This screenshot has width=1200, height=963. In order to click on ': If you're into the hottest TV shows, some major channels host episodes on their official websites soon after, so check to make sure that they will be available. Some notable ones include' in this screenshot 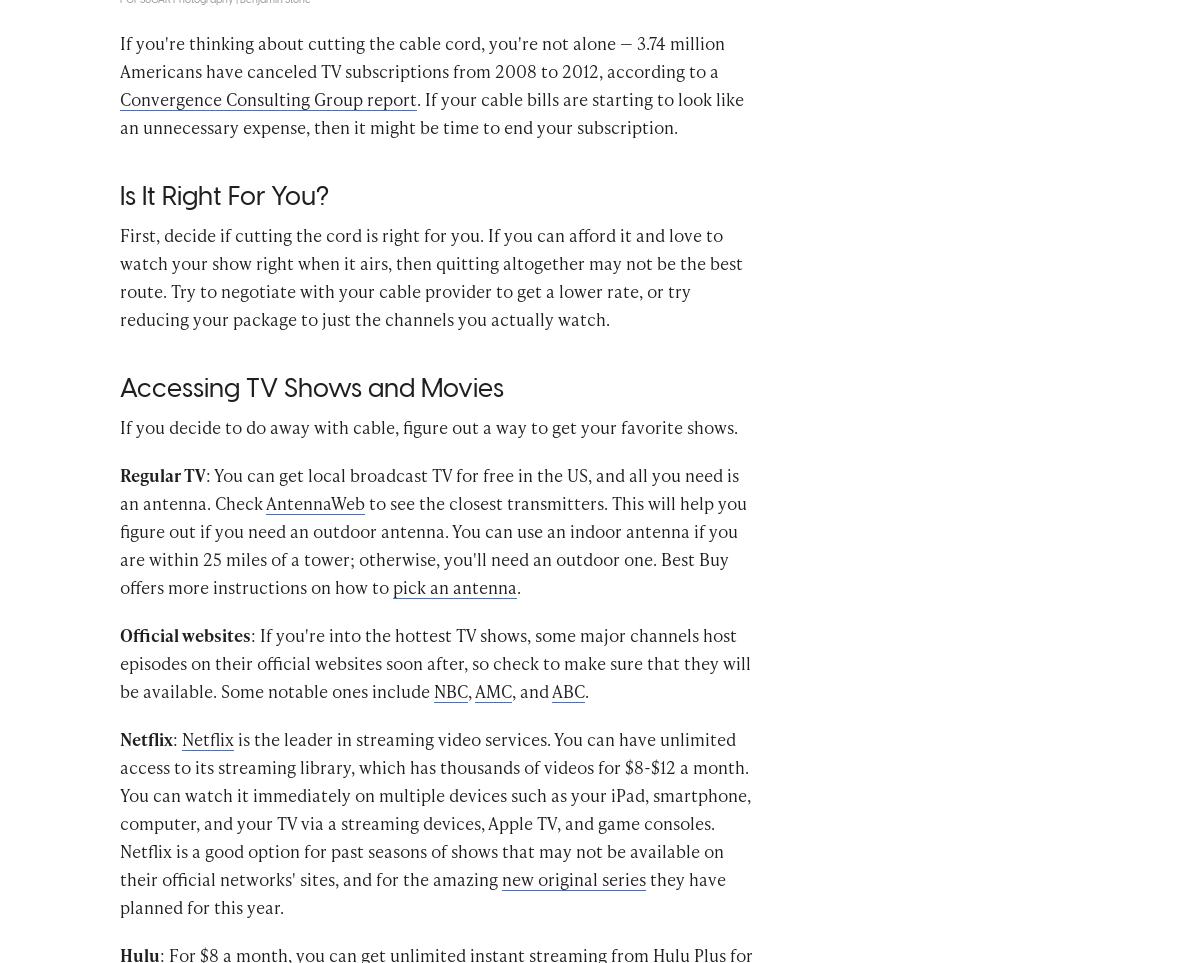, I will do `click(435, 692)`.